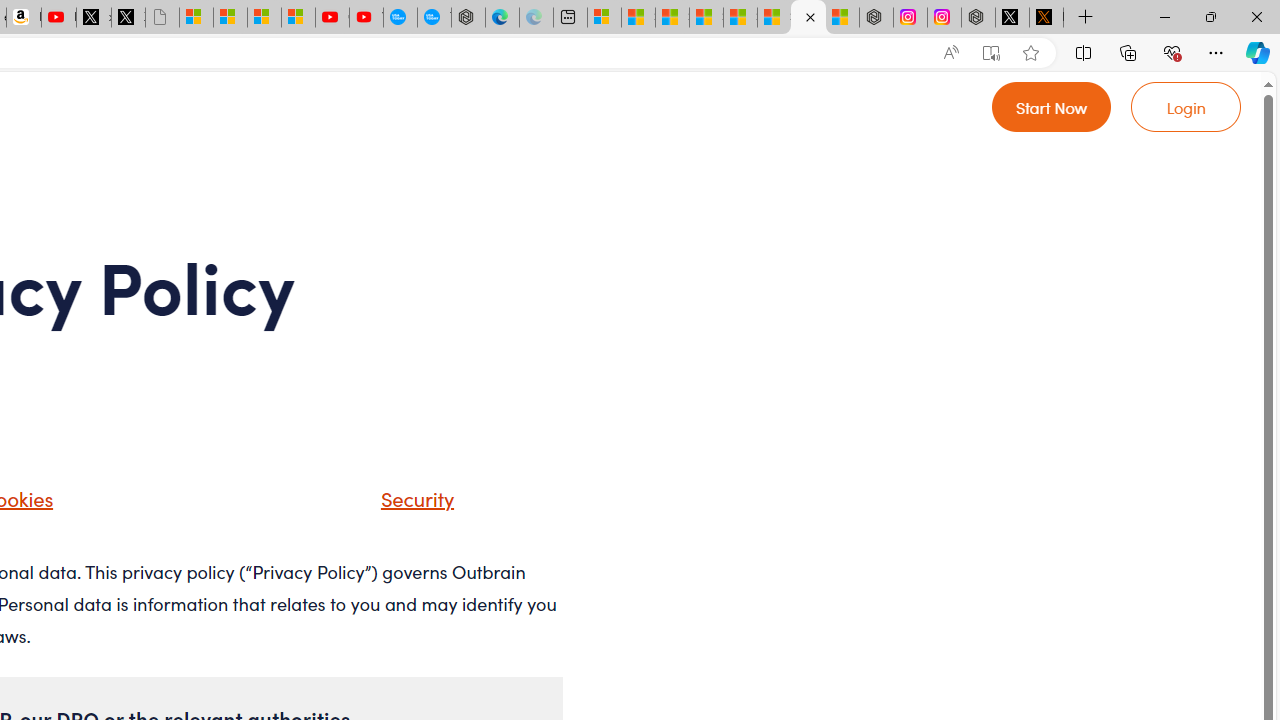  What do you see at coordinates (162, 17) in the screenshot?
I see `'Untitled'` at bounding box center [162, 17].